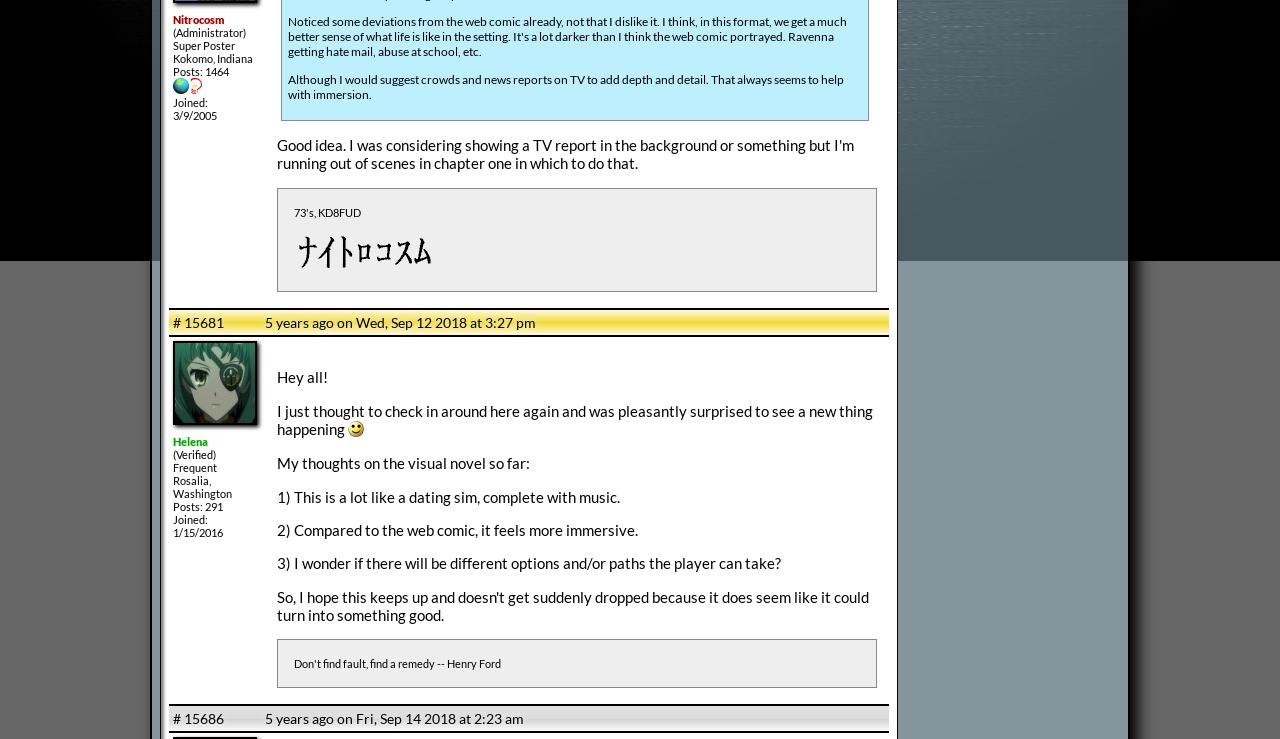  Describe the element at coordinates (173, 70) in the screenshot. I see `'Posts: 1464'` at that location.